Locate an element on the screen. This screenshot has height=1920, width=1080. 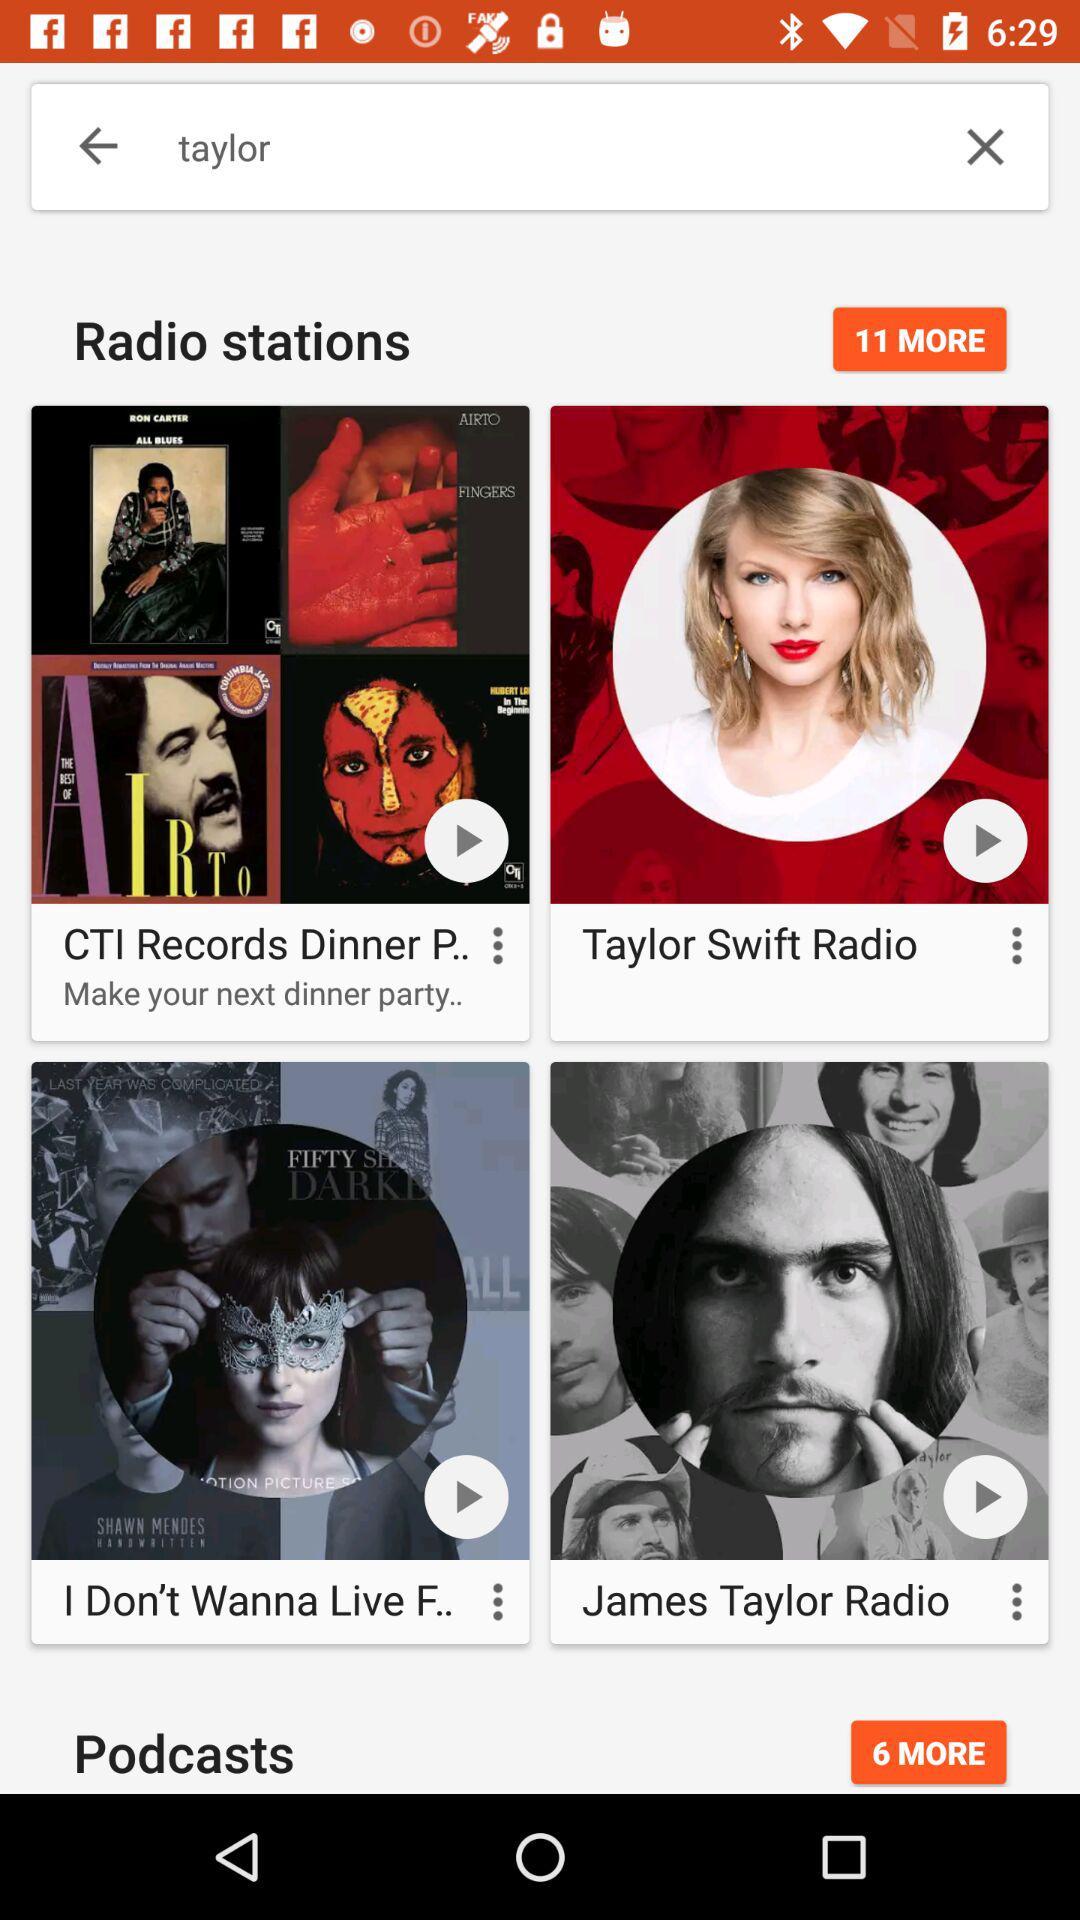
the item to the left of the taylor item is located at coordinates (83, 146).